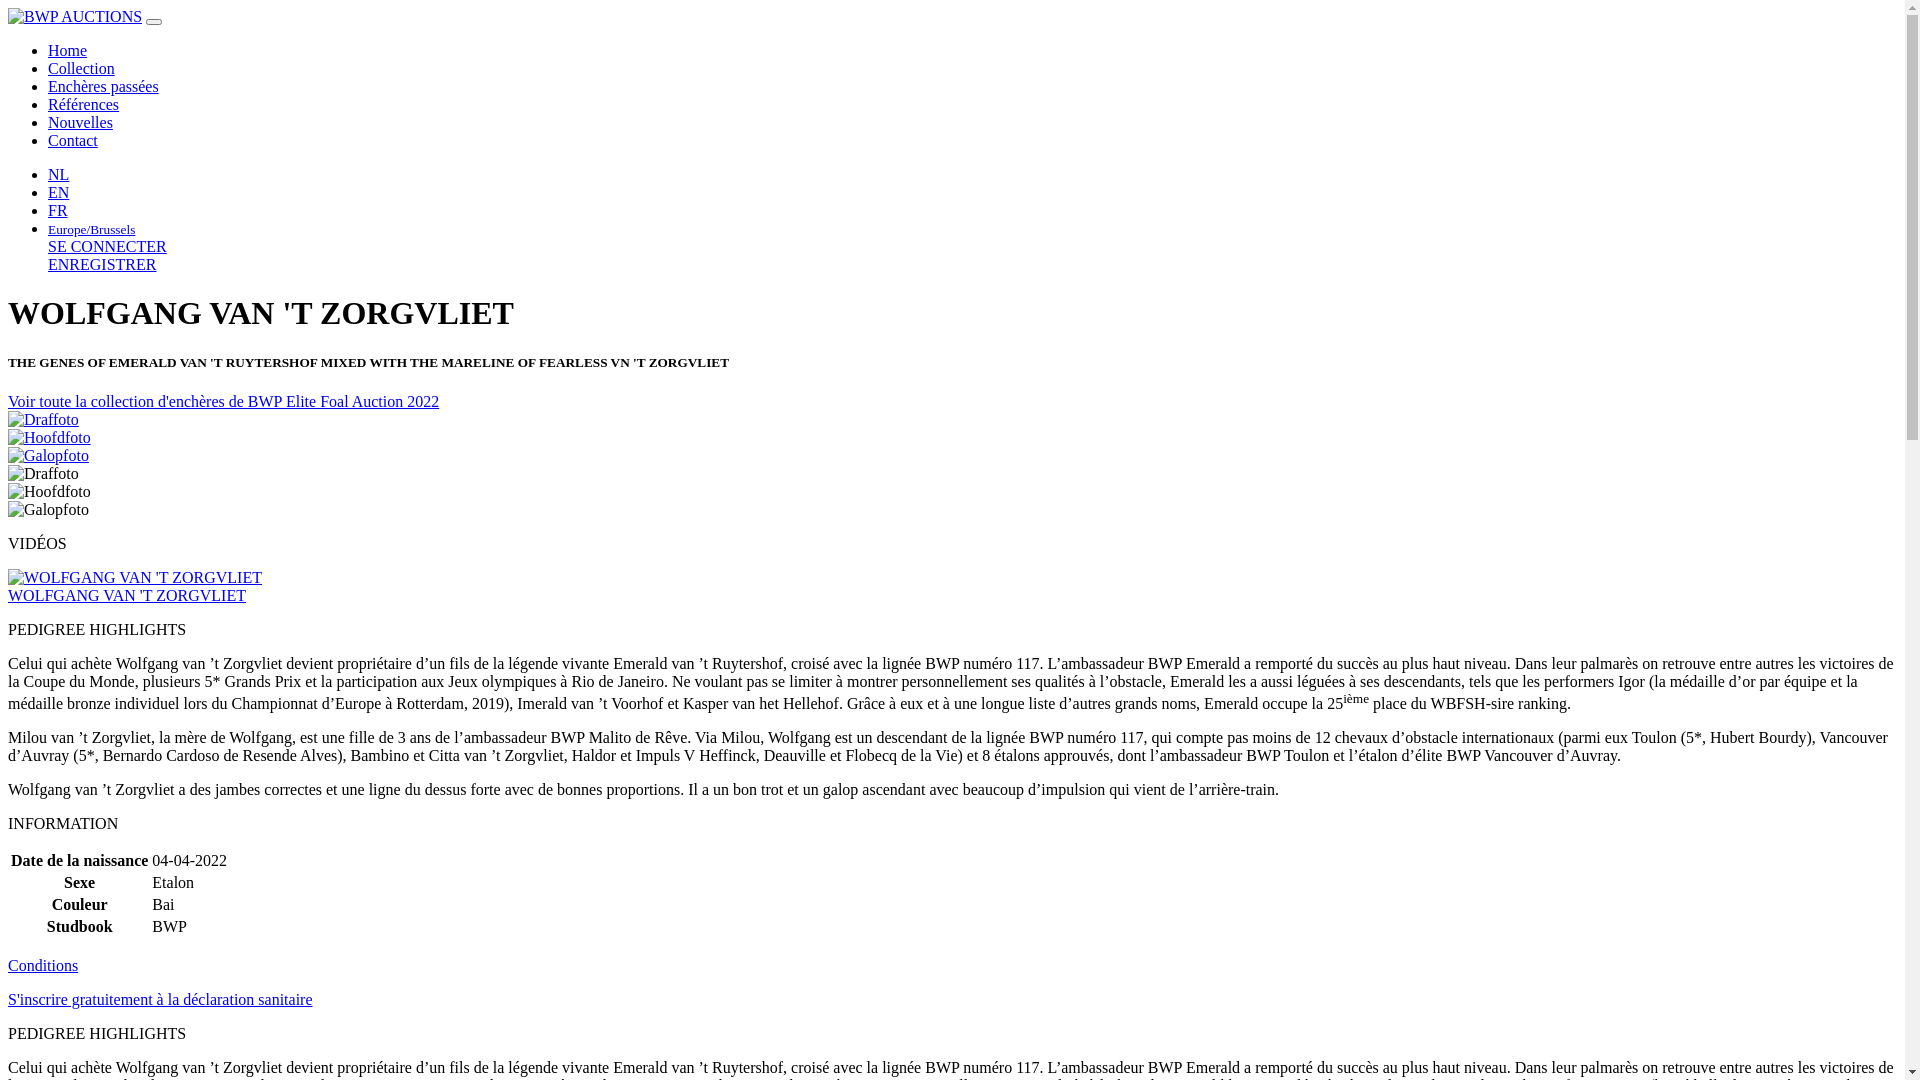 This screenshot has width=1920, height=1080. Describe the element at coordinates (72, 139) in the screenshot. I see `'Contact'` at that location.